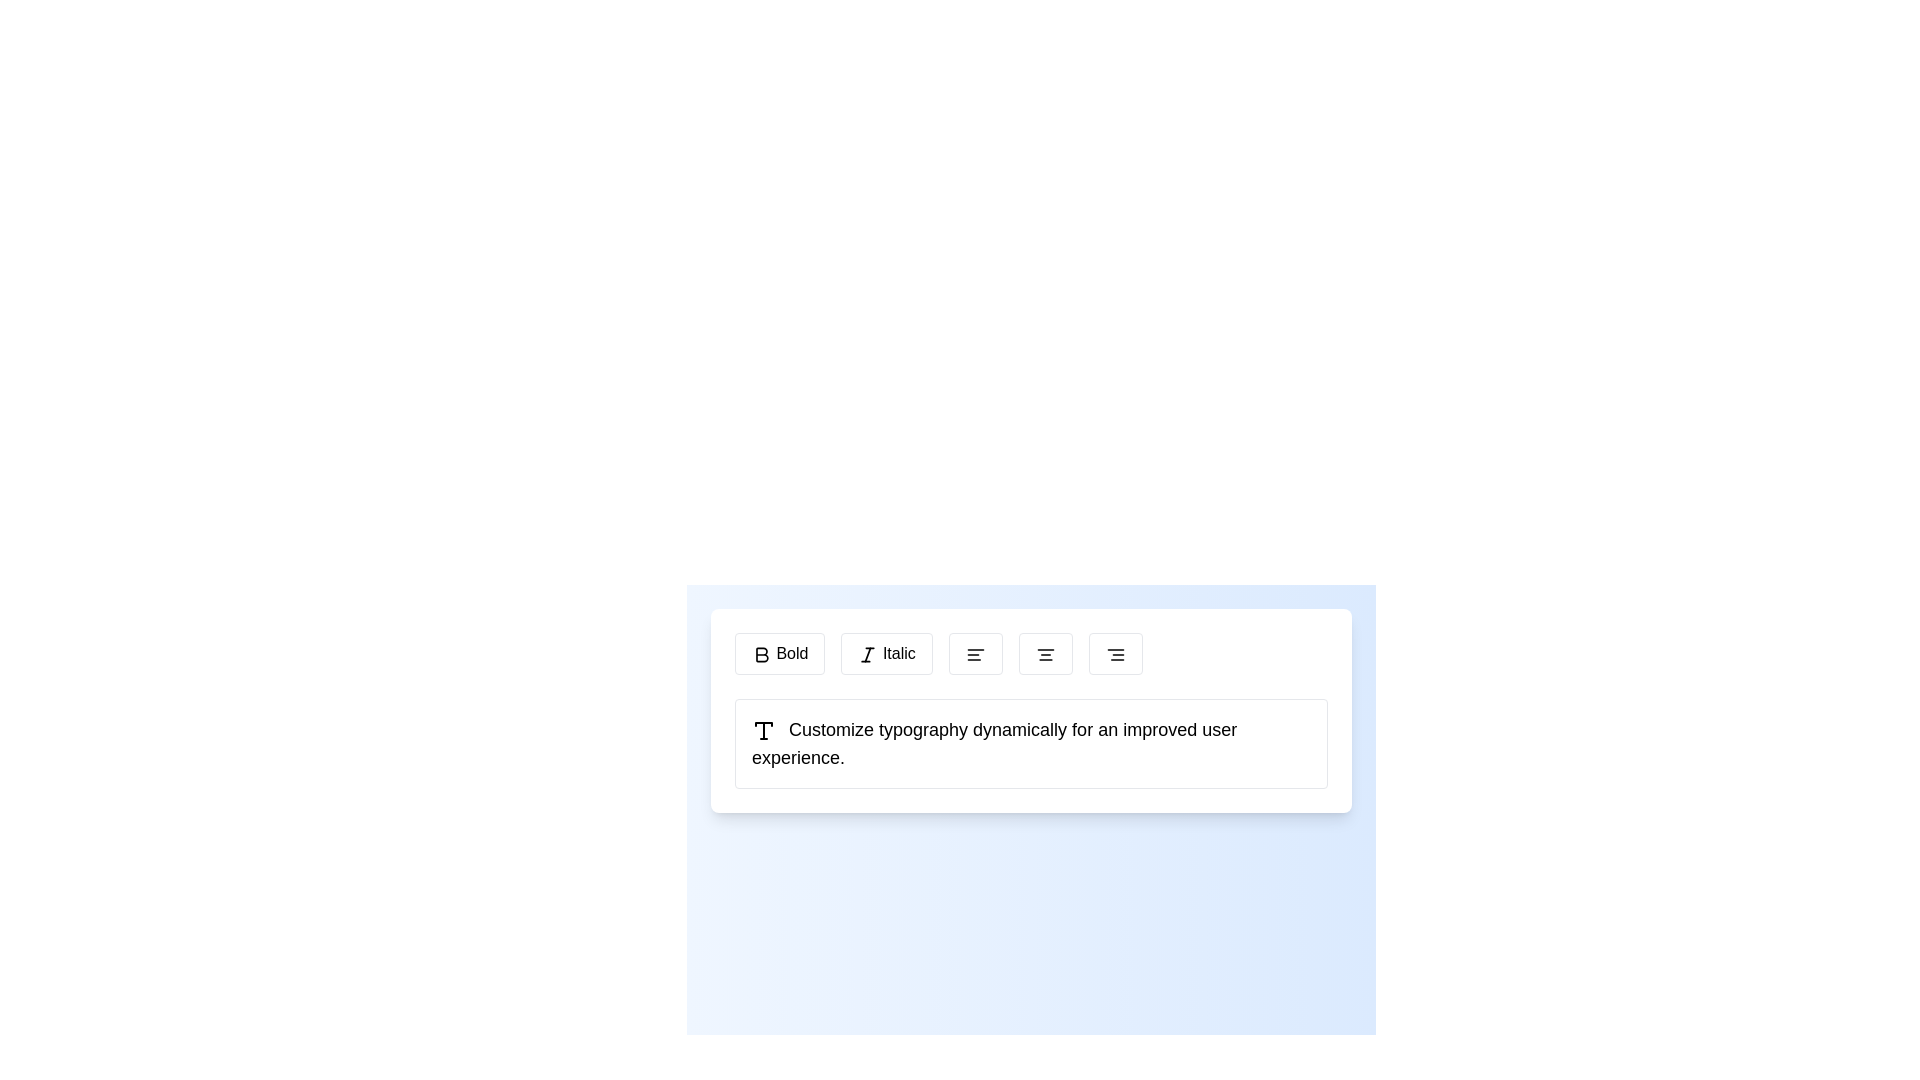 The width and height of the screenshot is (1920, 1080). I want to click on the center-alignment button in the toolbar, so click(1044, 654).